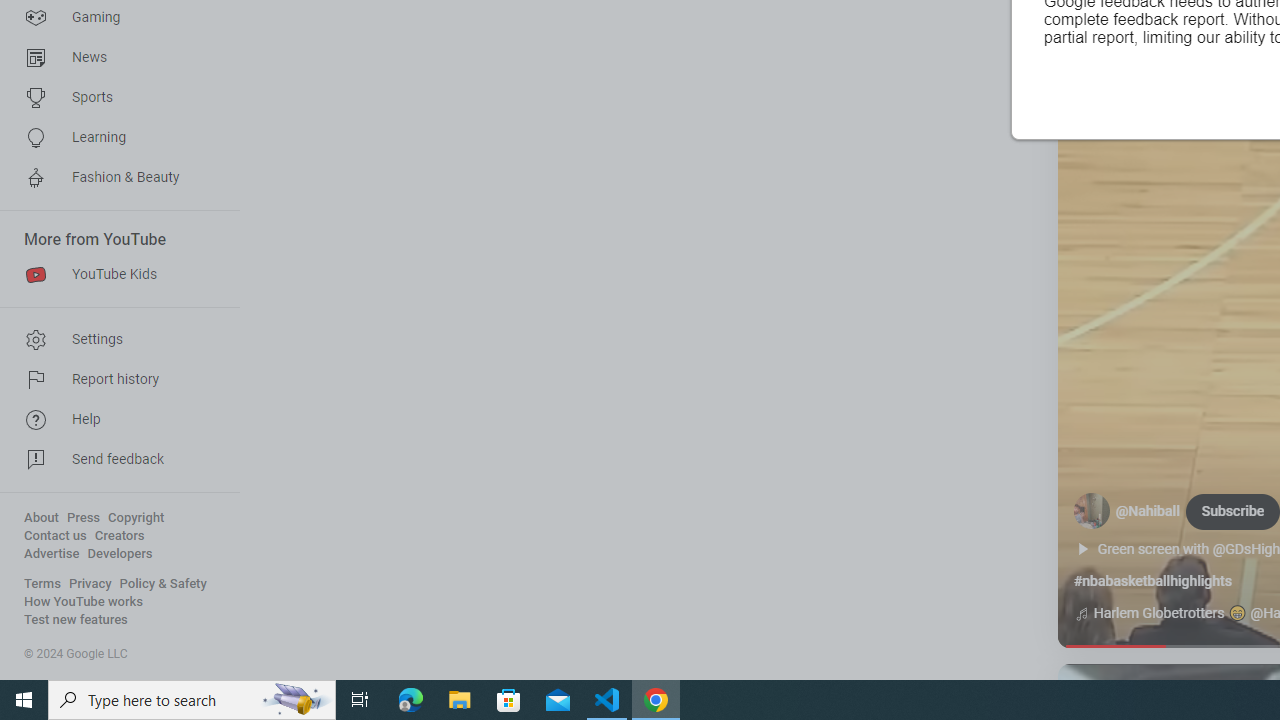  What do you see at coordinates (112, 275) in the screenshot?
I see `'YouTube Kids'` at bounding box center [112, 275].